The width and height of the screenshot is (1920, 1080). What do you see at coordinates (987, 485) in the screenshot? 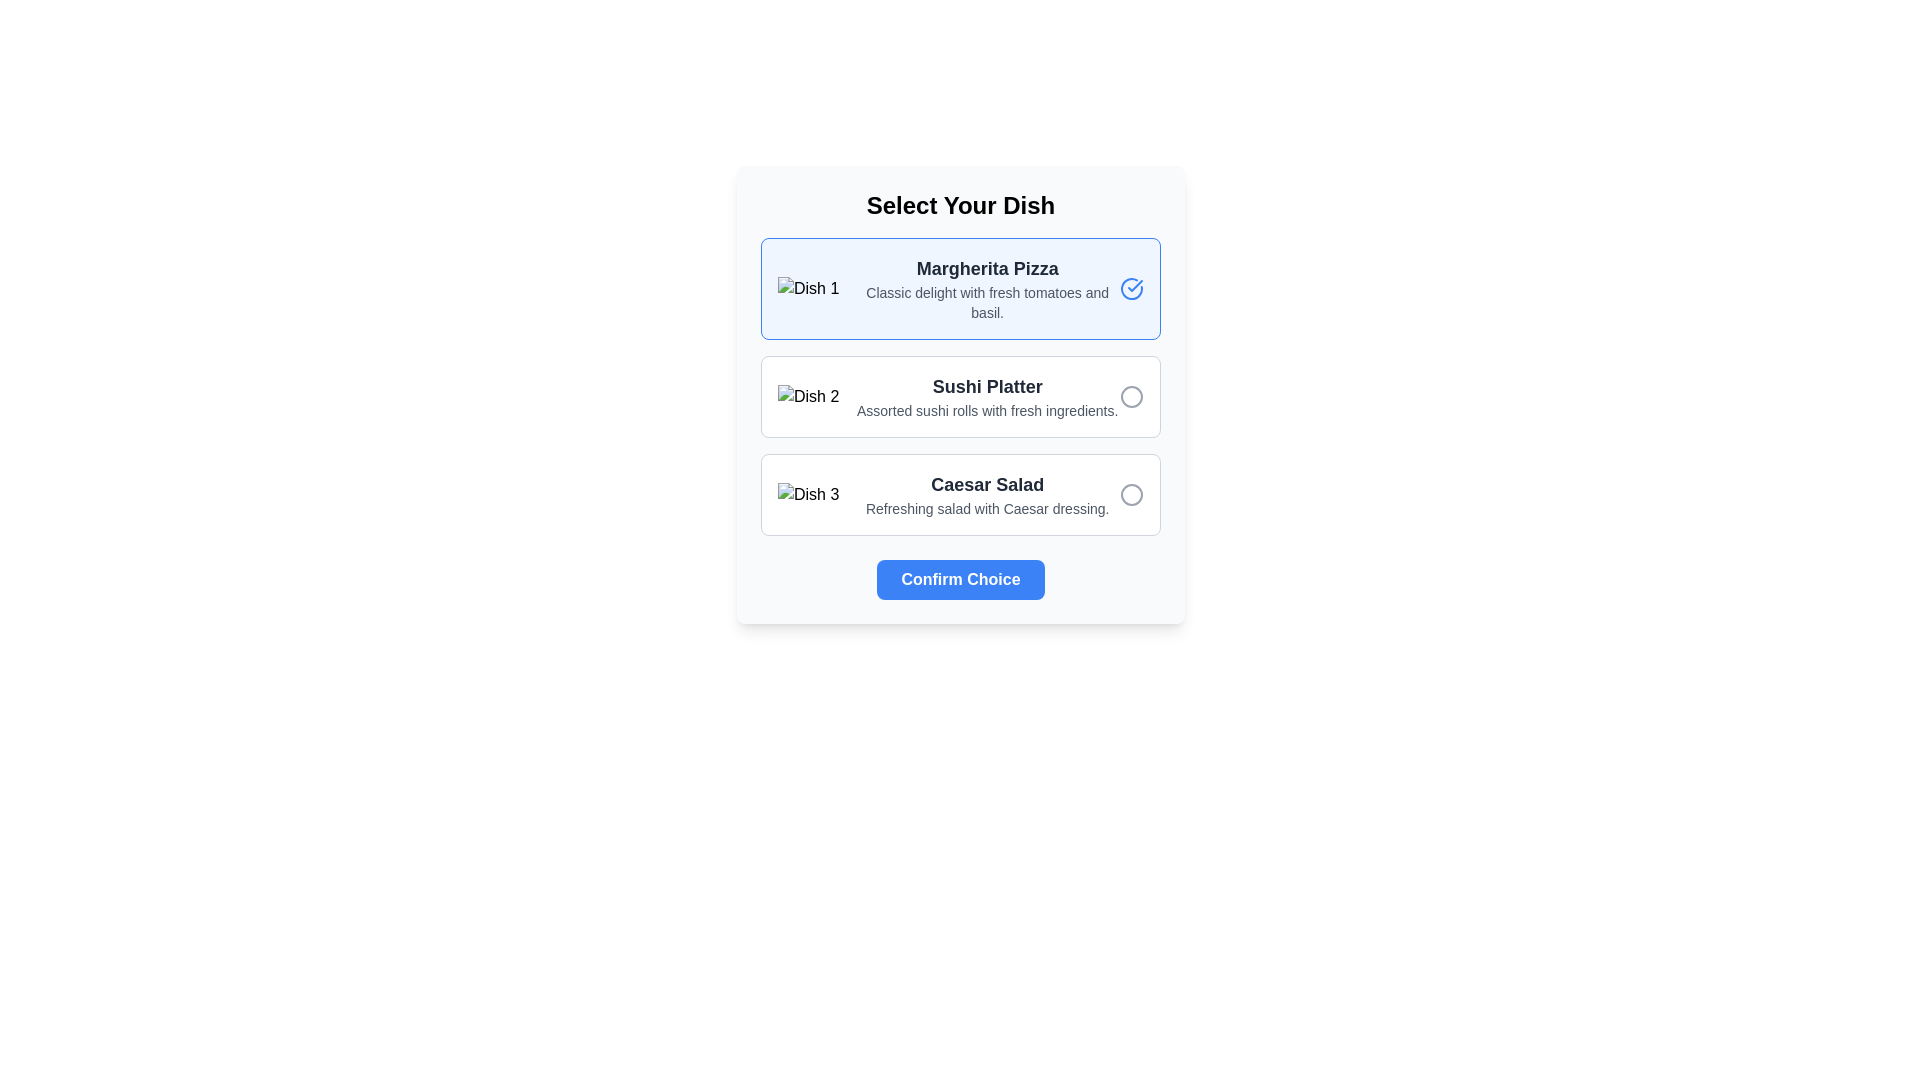
I see `the 'Caesar Salad' title text element, which is the third option in the selectable dish list, displayed in bold with a dark color above its descriptive text` at bounding box center [987, 485].